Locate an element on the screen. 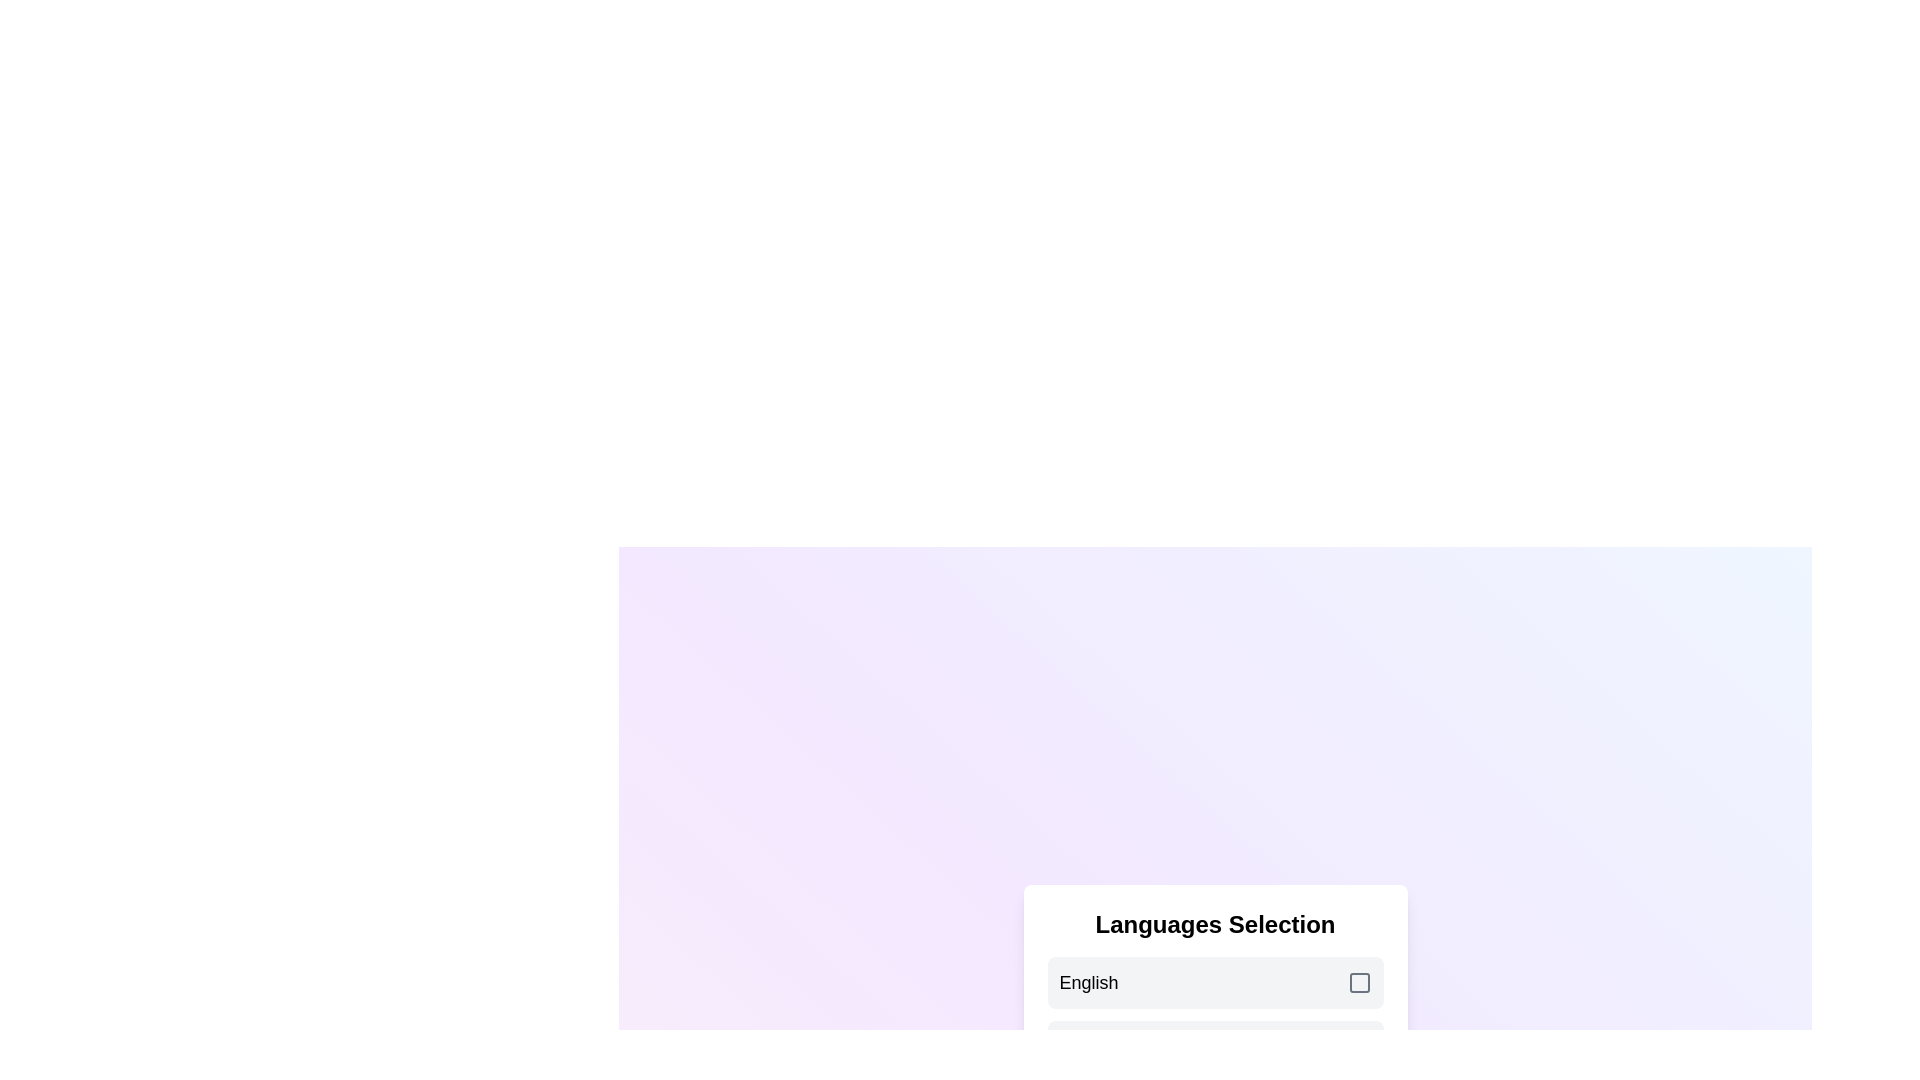  the checkbox corresponding to English to toggle its selection is located at coordinates (1359, 982).